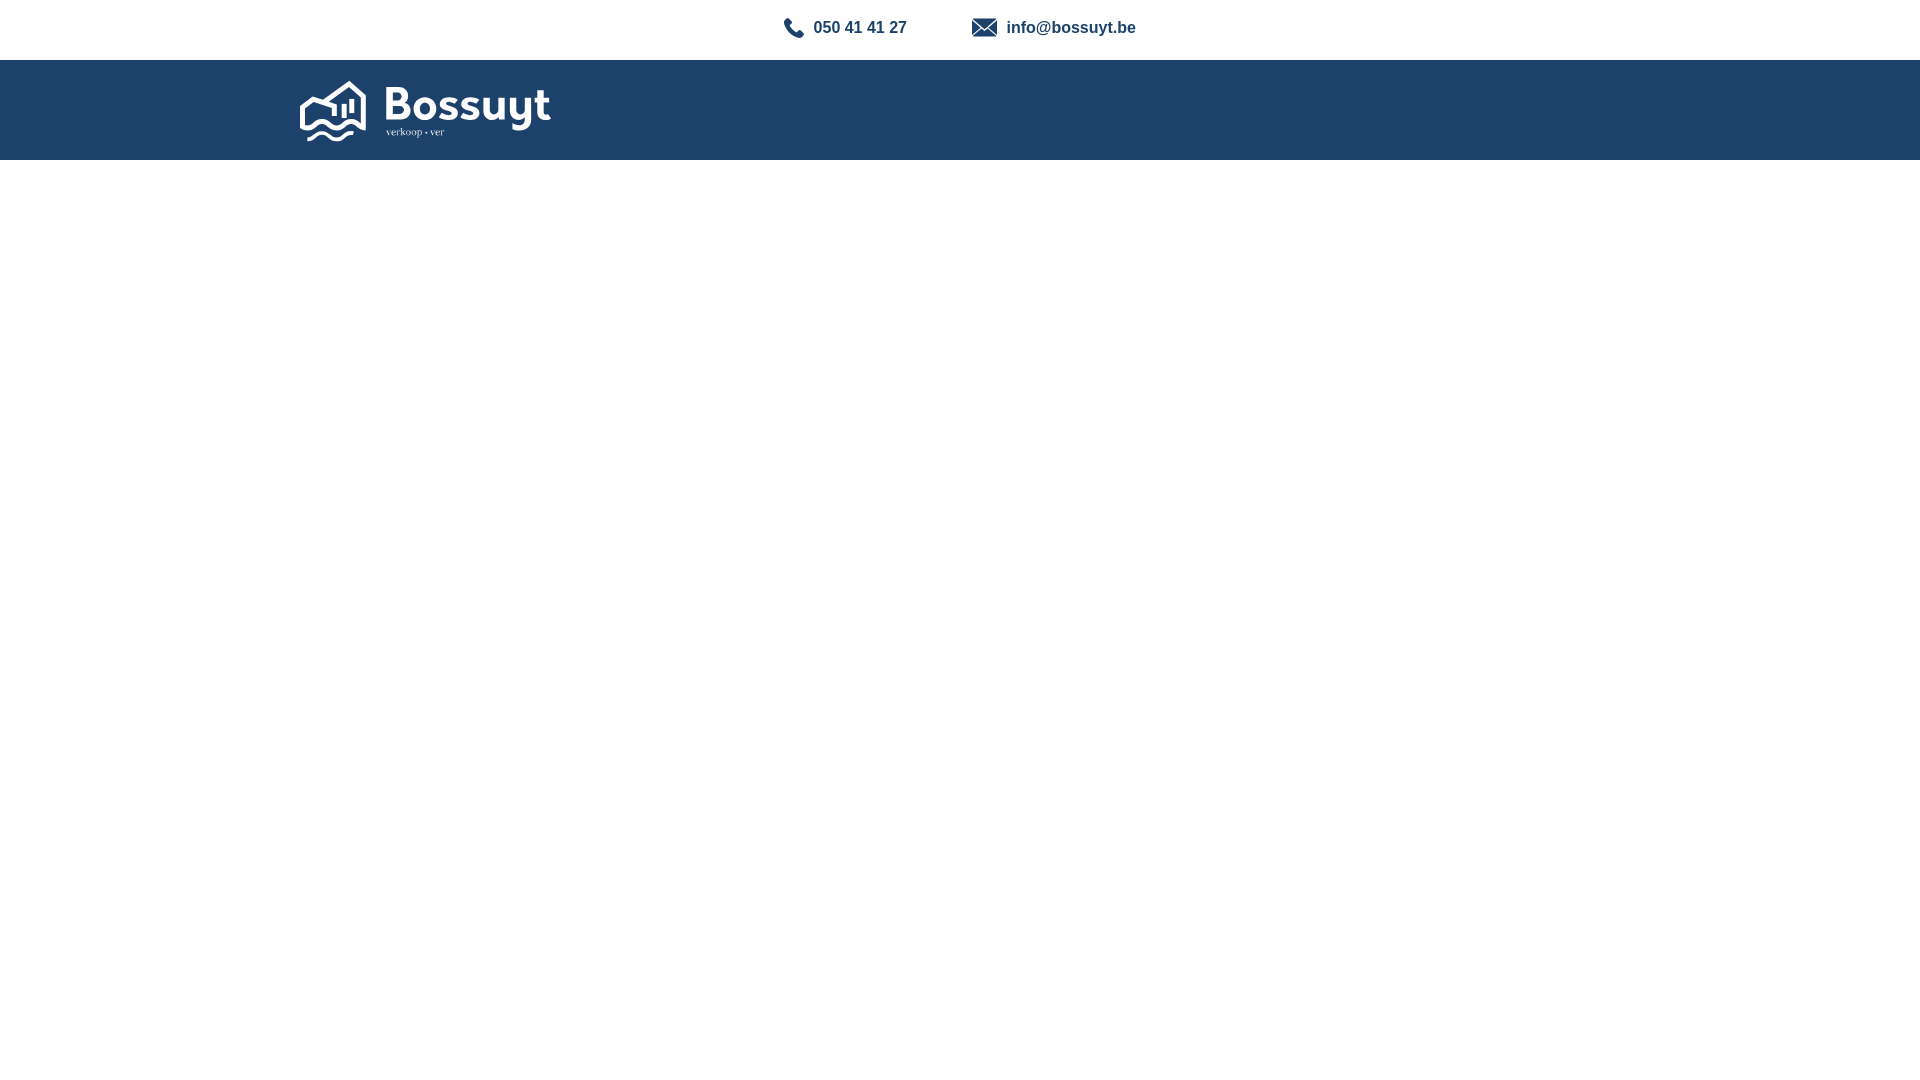 This screenshot has height=1080, width=1920. What do you see at coordinates (1053, 26) in the screenshot?
I see `'info@bossuyt.be'` at bounding box center [1053, 26].